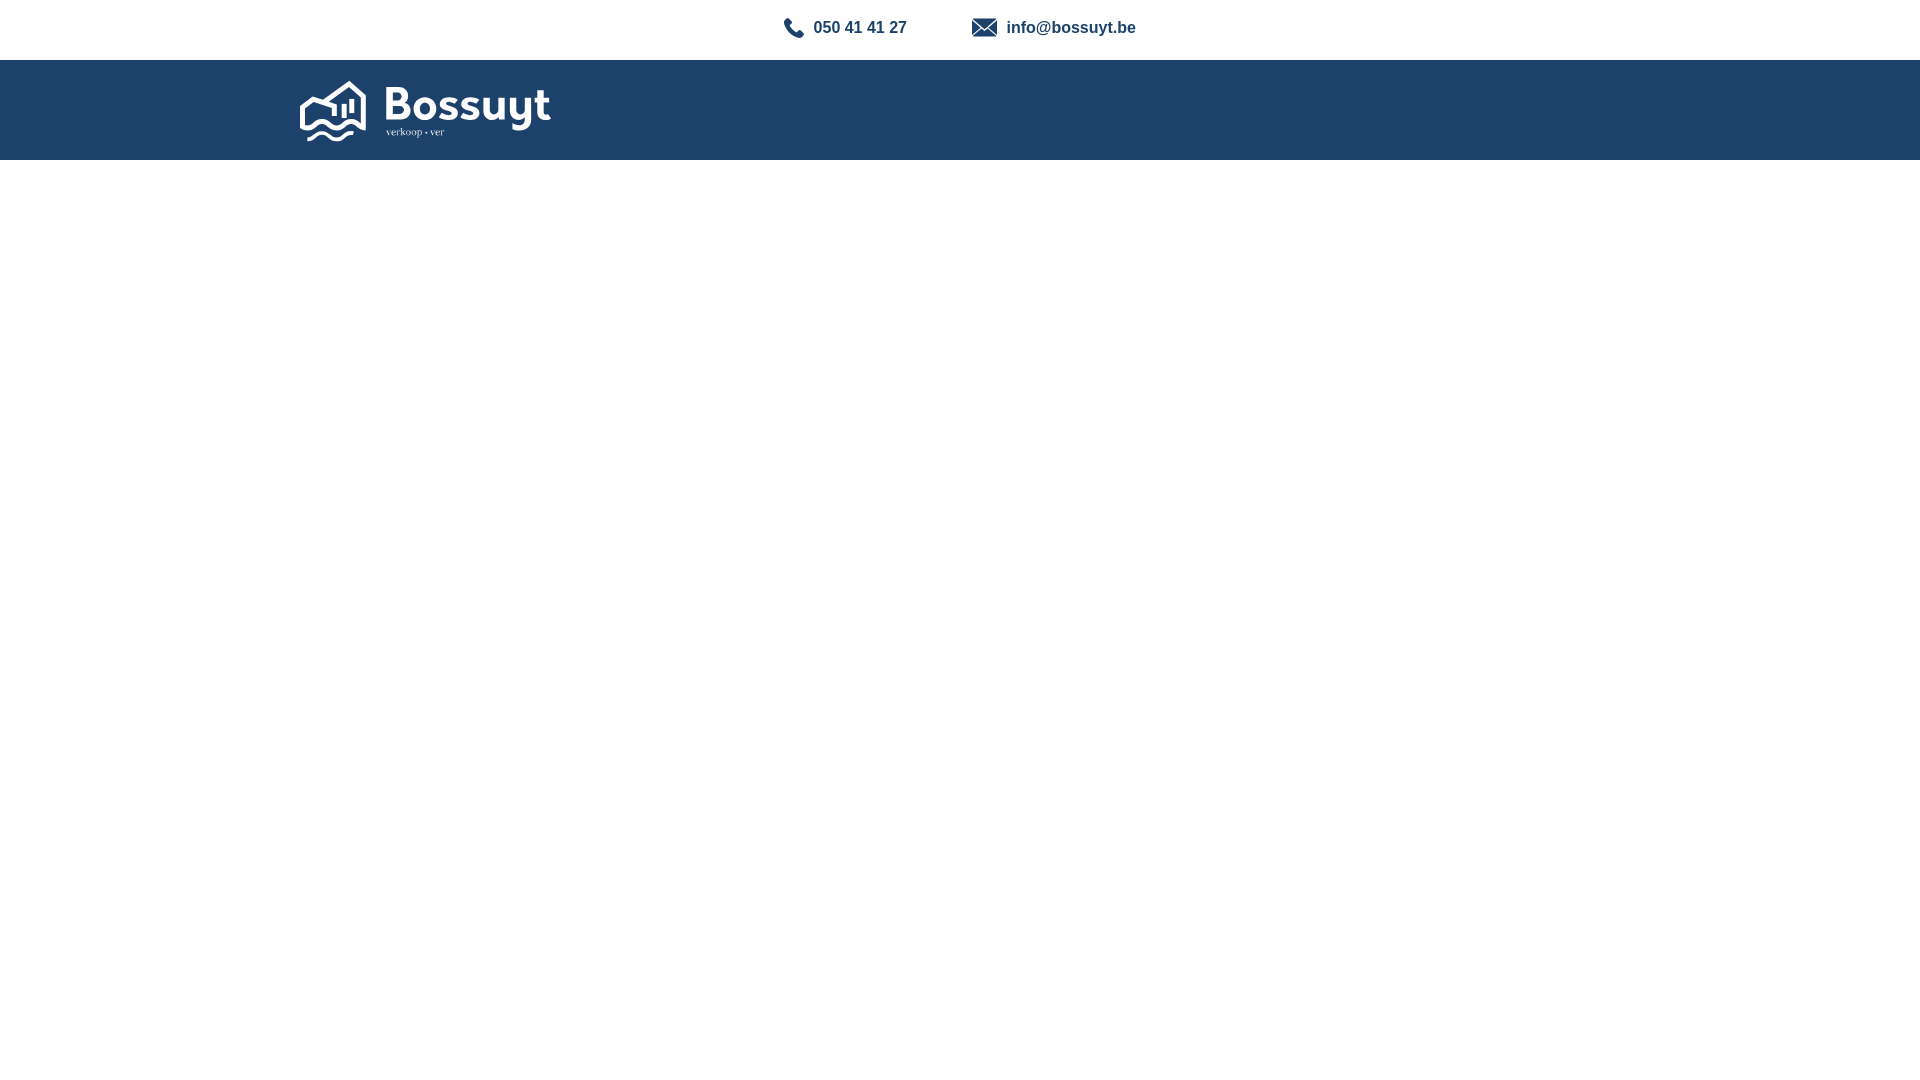 This screenshot has height=1080, width=1920. What do you see at coordinates (1053, 26) in the screenshot?
I see `'info@bossuyt.be'` at bounding box center [1053, 26].